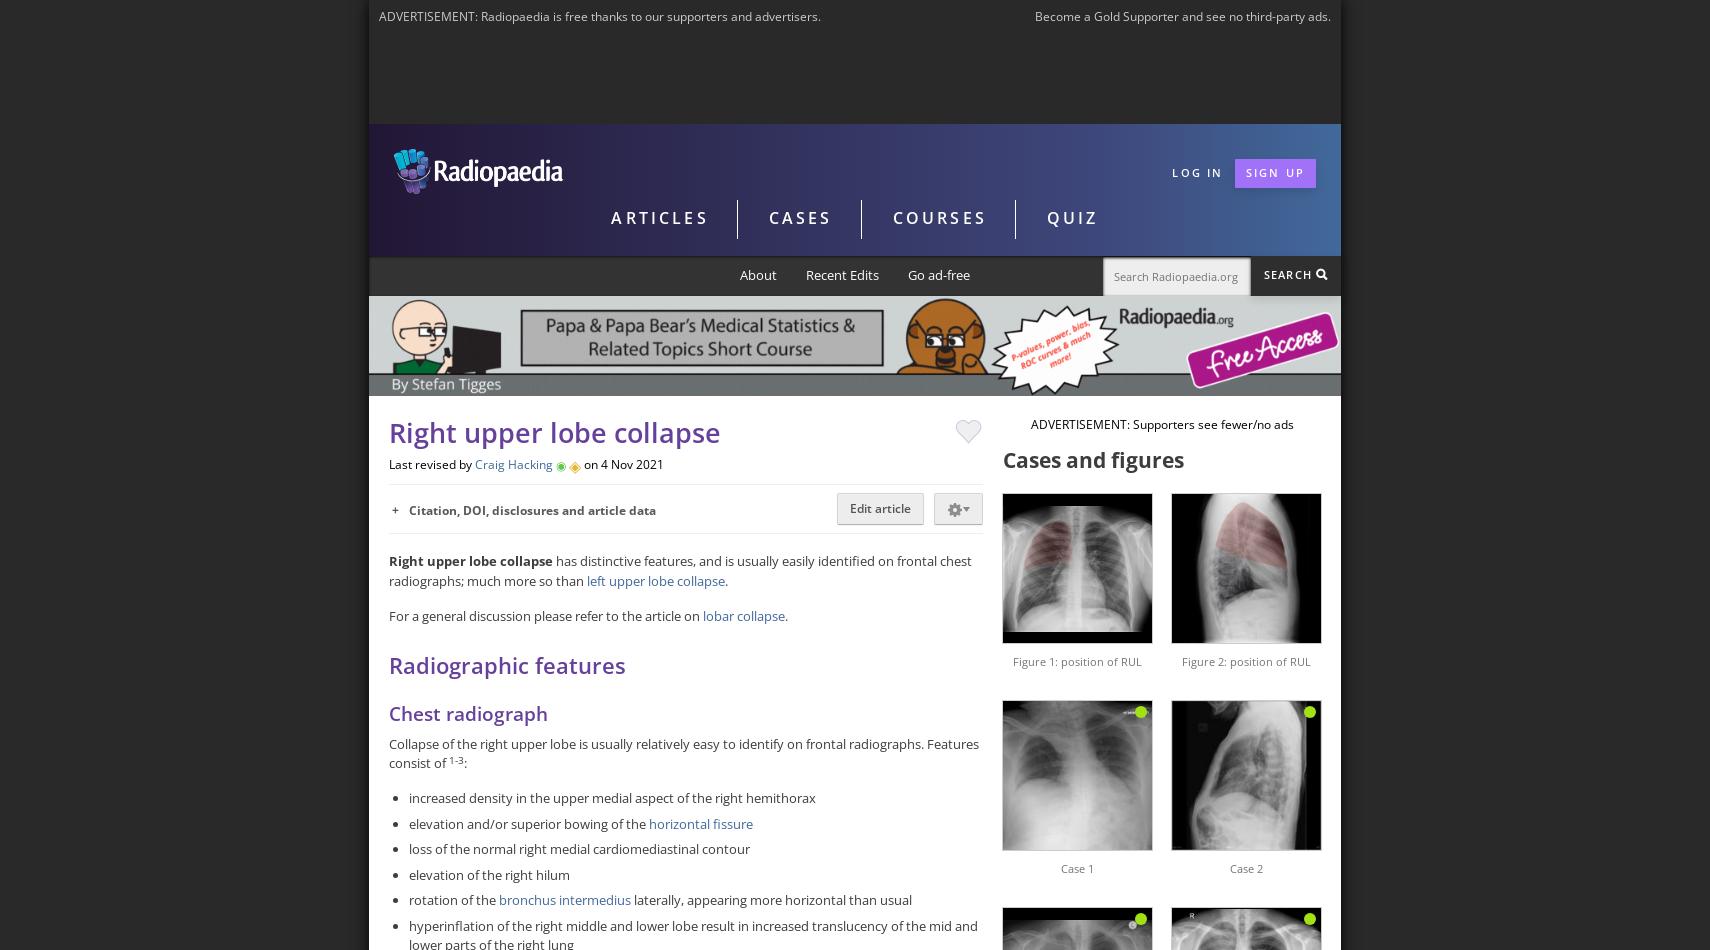 The width and height of the screenshot is (1710, 950). I want to click on 'laterally, appearing more horizontal than usual', so click(771, 899).